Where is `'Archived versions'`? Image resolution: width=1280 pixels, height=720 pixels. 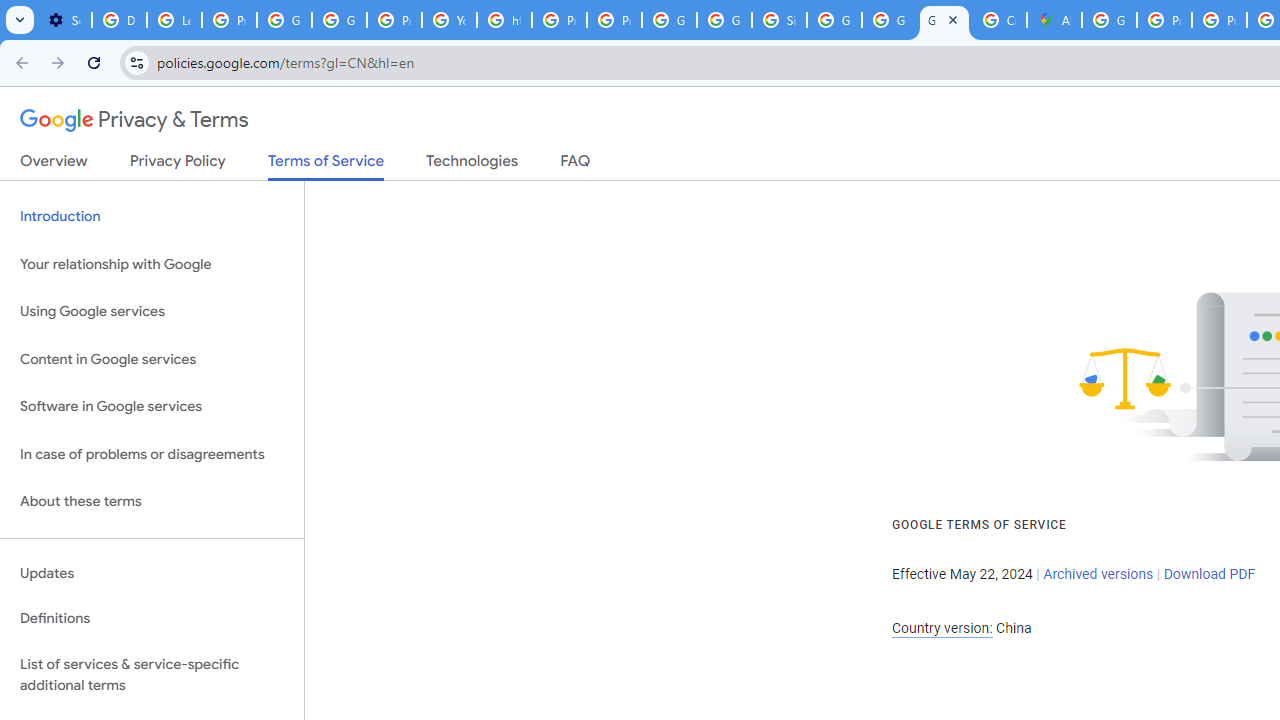 'Archived versions' is located at coordinates (1097, 574).